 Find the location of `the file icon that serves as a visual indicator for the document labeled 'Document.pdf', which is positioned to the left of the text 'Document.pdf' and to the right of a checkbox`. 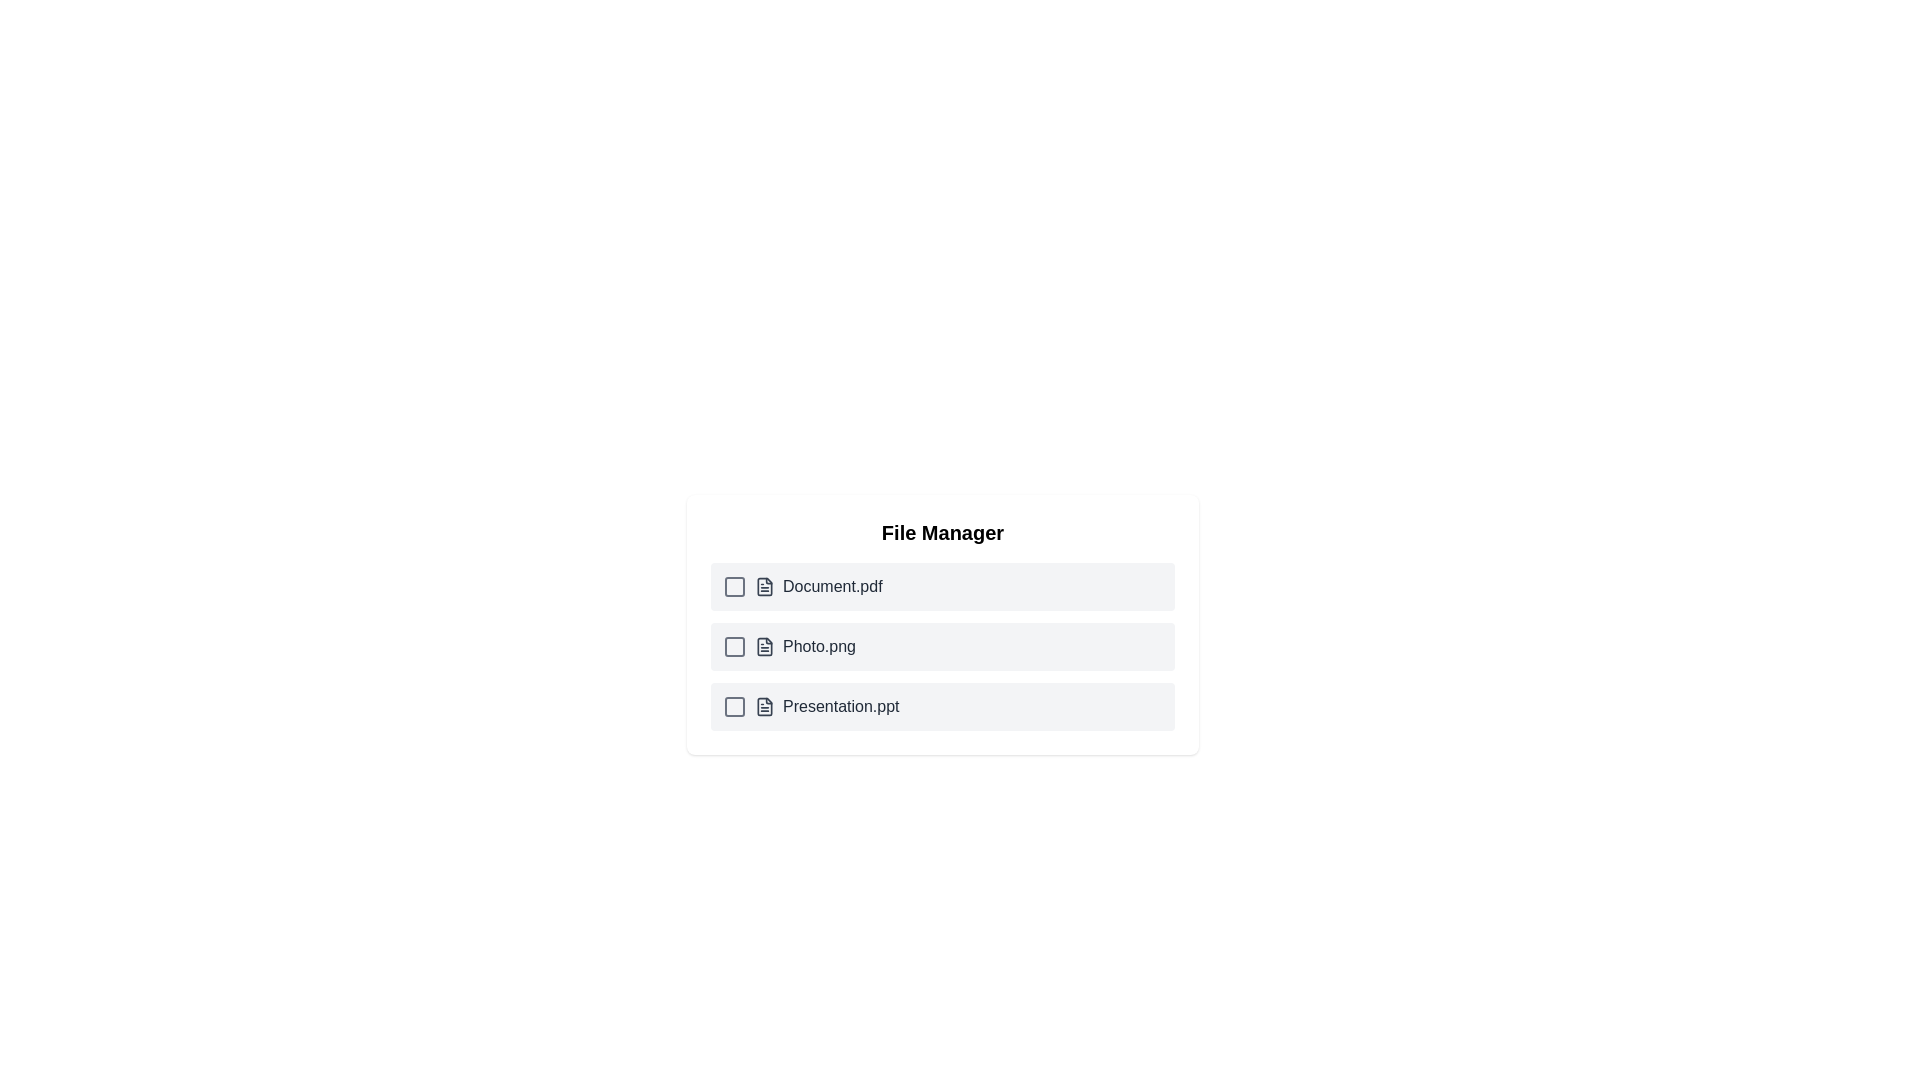

the file icon that serves as a visual indicator for the document labeled 'Document.pdf', which is positioned to the left of the text 'Document.pdf' and to the right of a checkbox is located at coordinates (763, 585).